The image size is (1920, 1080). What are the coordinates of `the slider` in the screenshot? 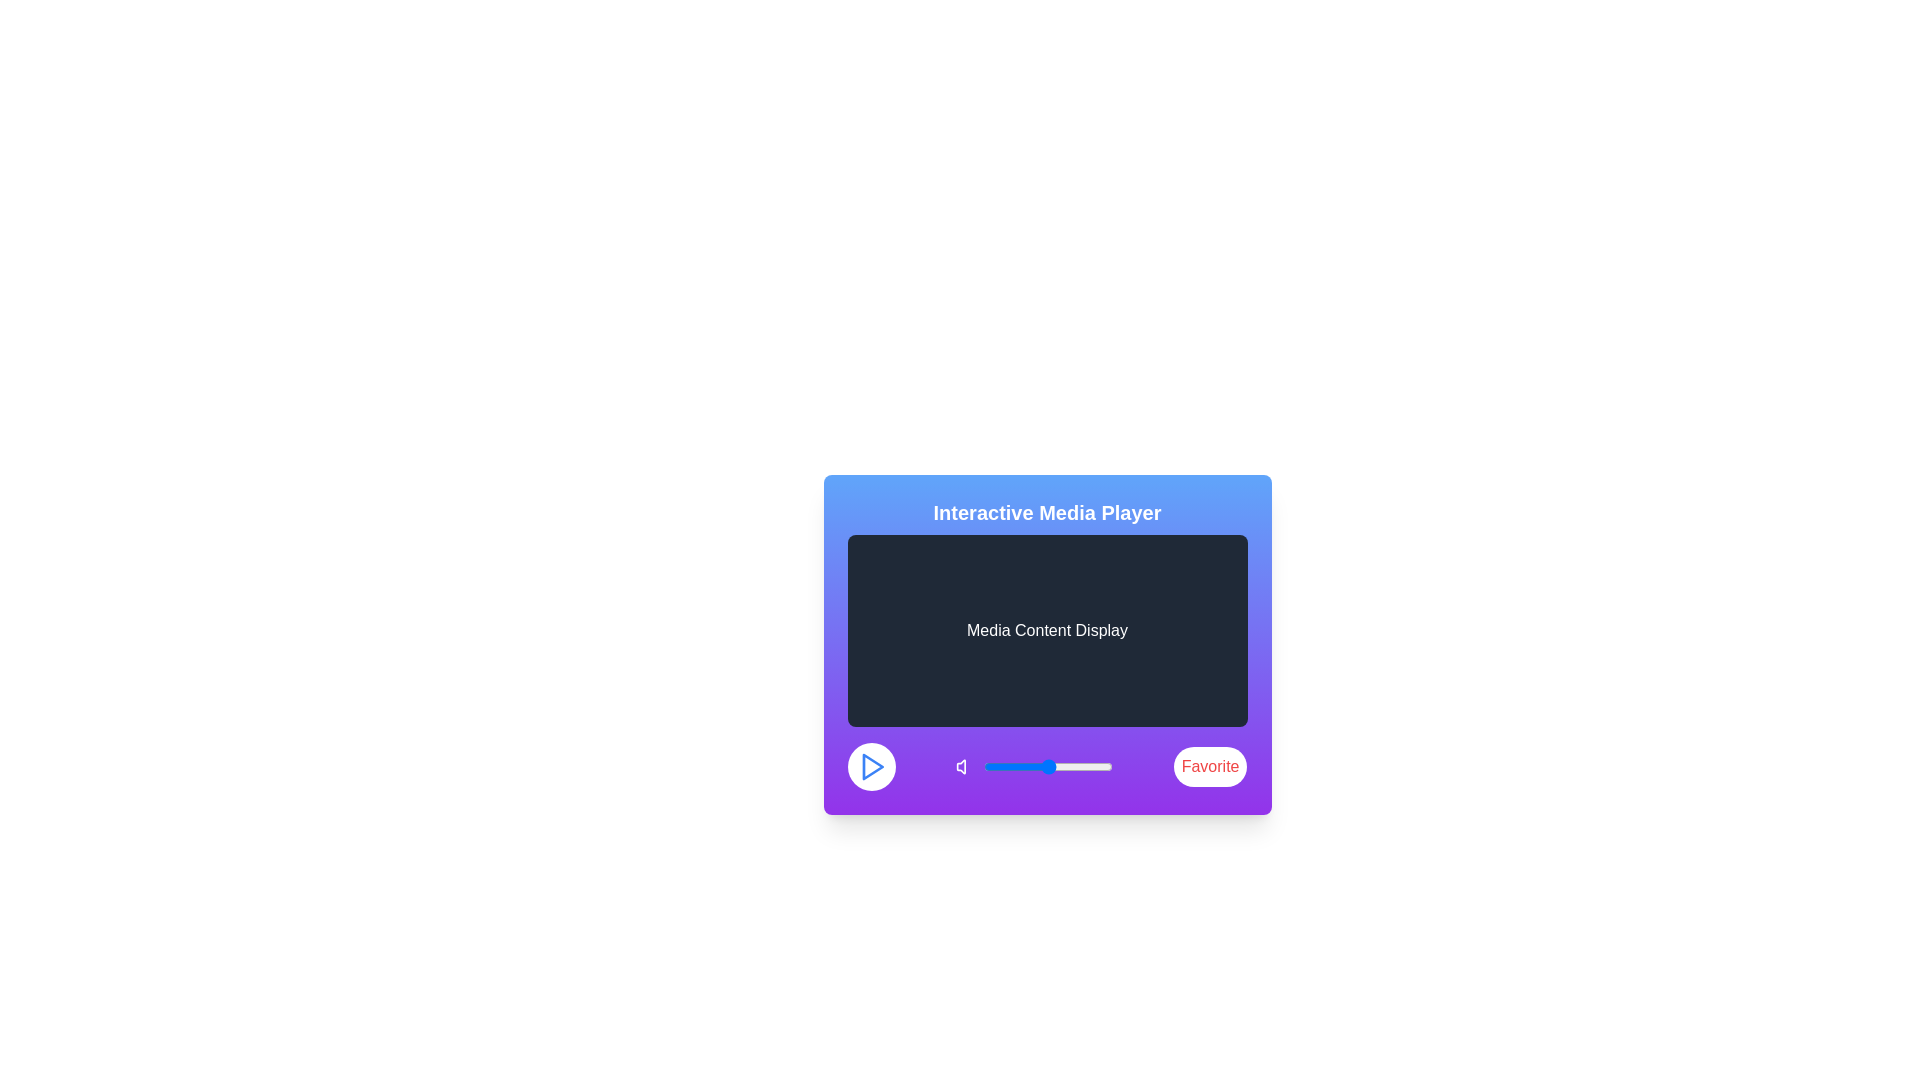 It's located at (1046, 766).